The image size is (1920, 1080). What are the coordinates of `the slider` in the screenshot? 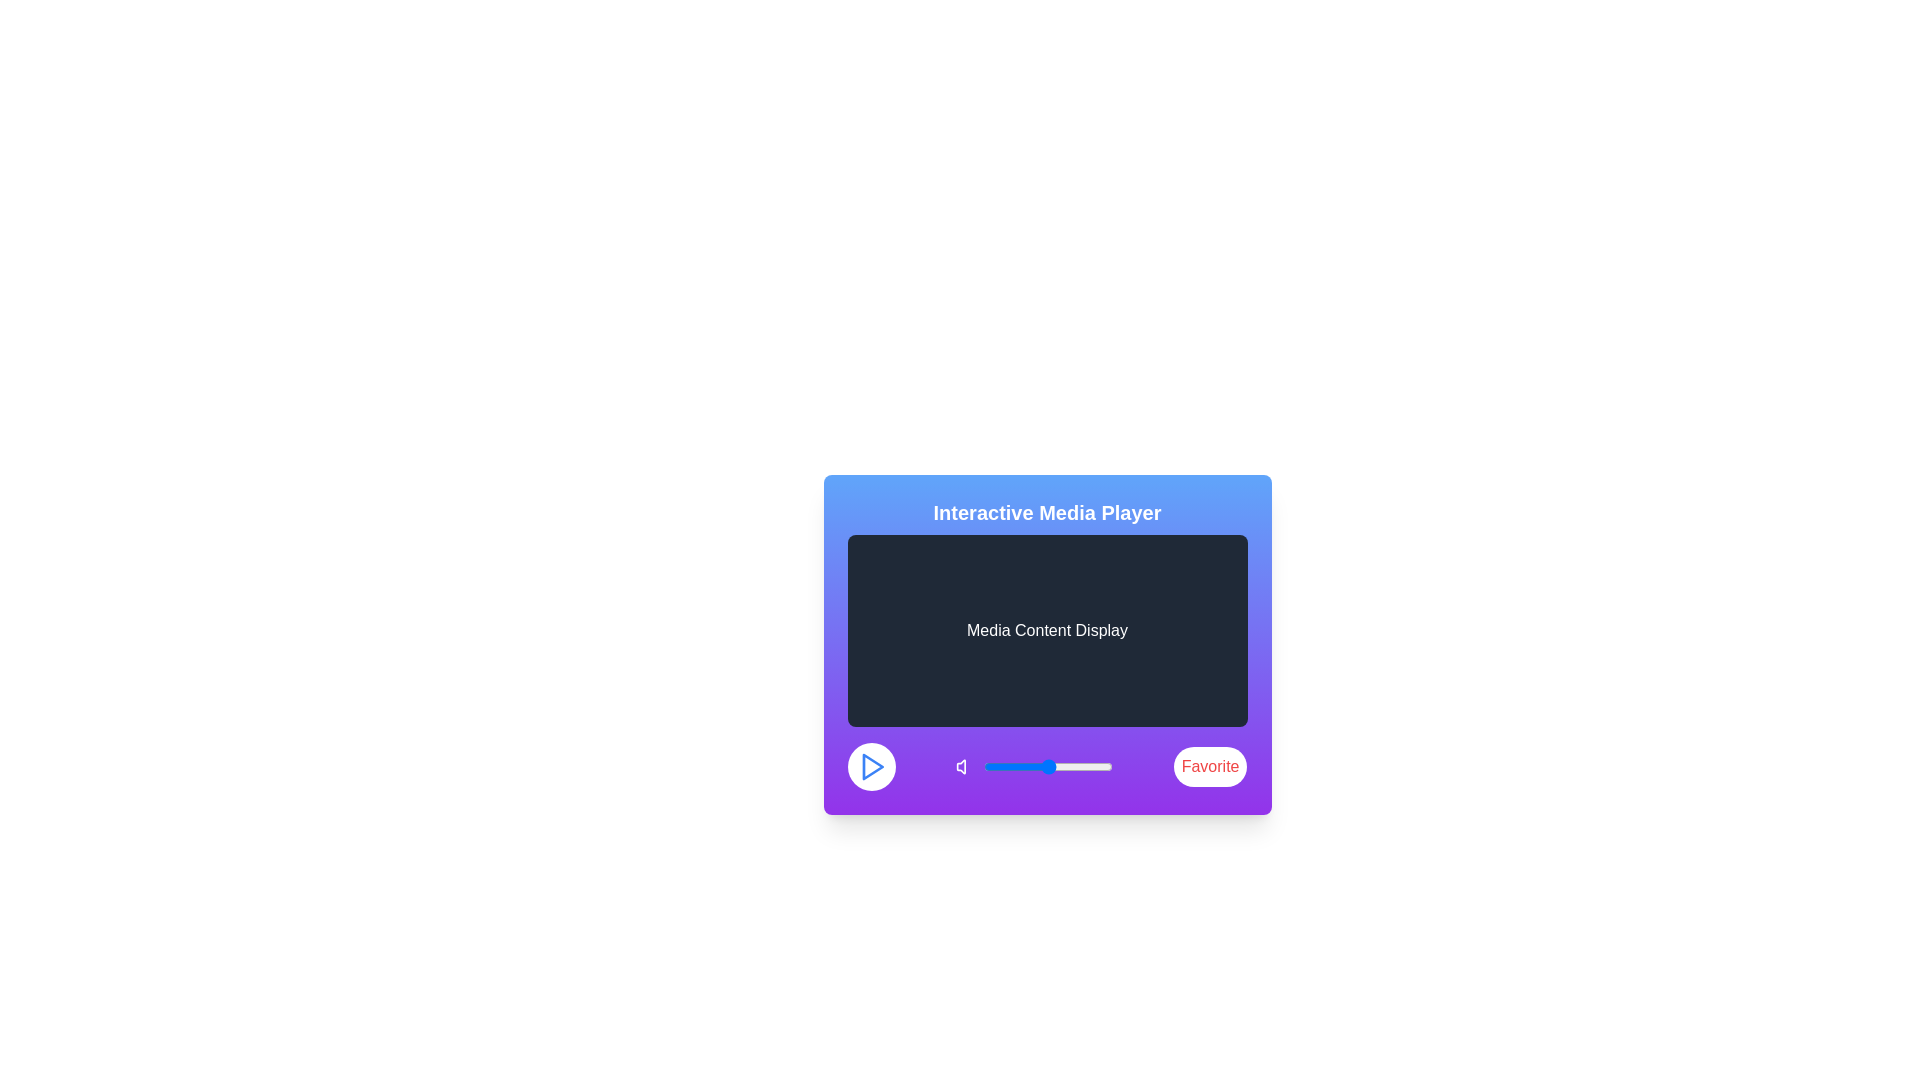 It's located at (1046, 766).